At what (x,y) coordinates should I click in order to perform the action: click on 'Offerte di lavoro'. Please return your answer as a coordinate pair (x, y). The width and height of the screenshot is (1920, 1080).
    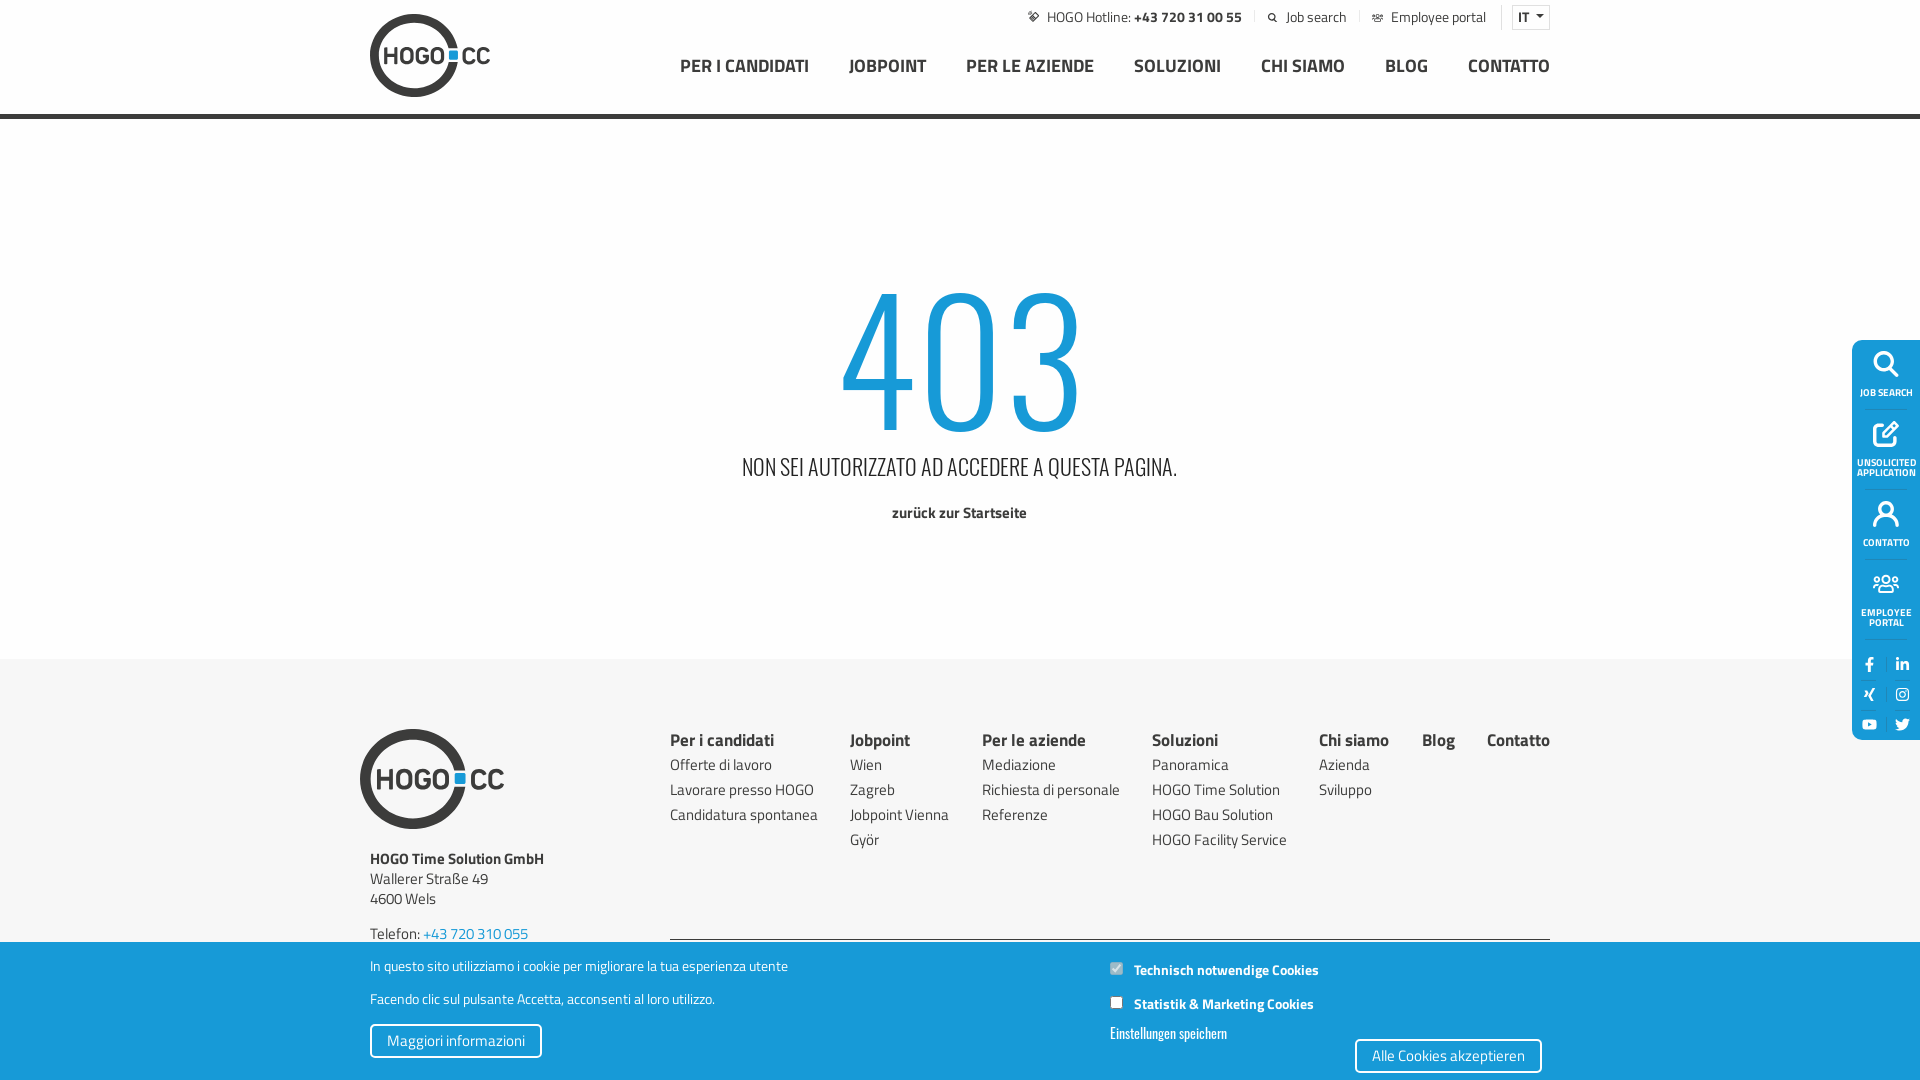
    Looking at the image, I should click on (743, 764).